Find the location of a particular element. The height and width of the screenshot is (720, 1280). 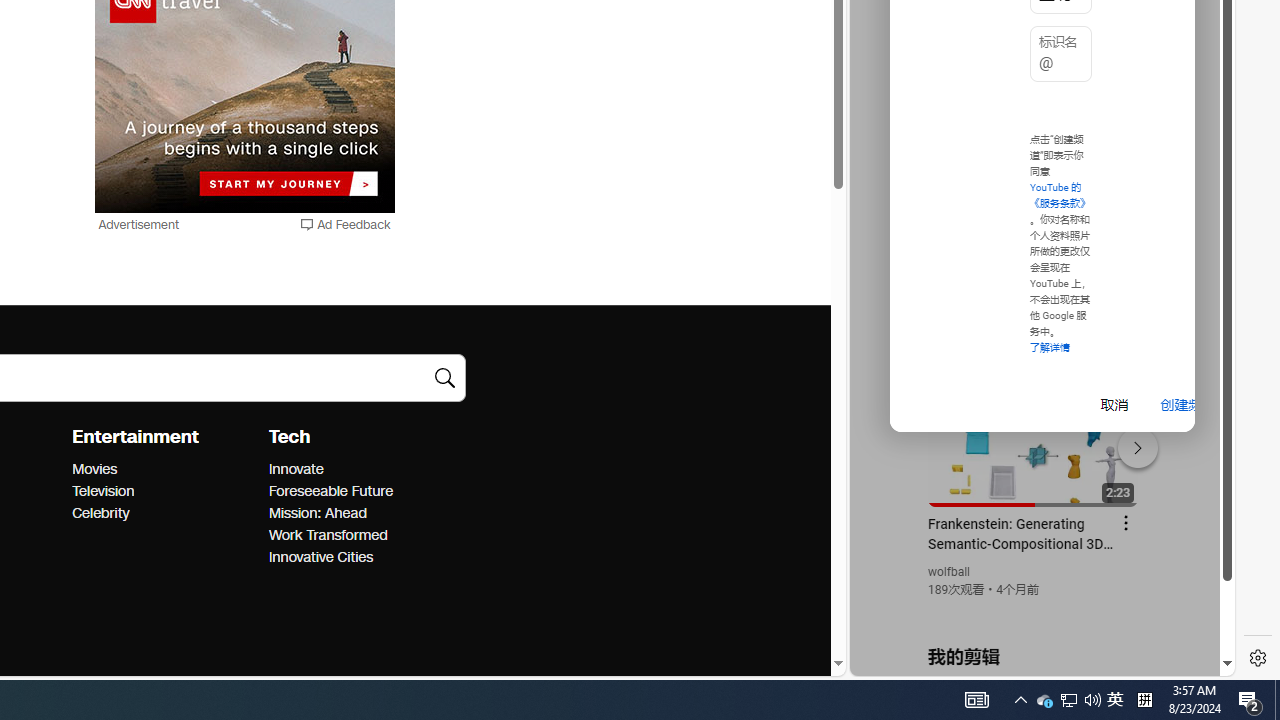

'wolfball' is located at coordinates (948, 572).